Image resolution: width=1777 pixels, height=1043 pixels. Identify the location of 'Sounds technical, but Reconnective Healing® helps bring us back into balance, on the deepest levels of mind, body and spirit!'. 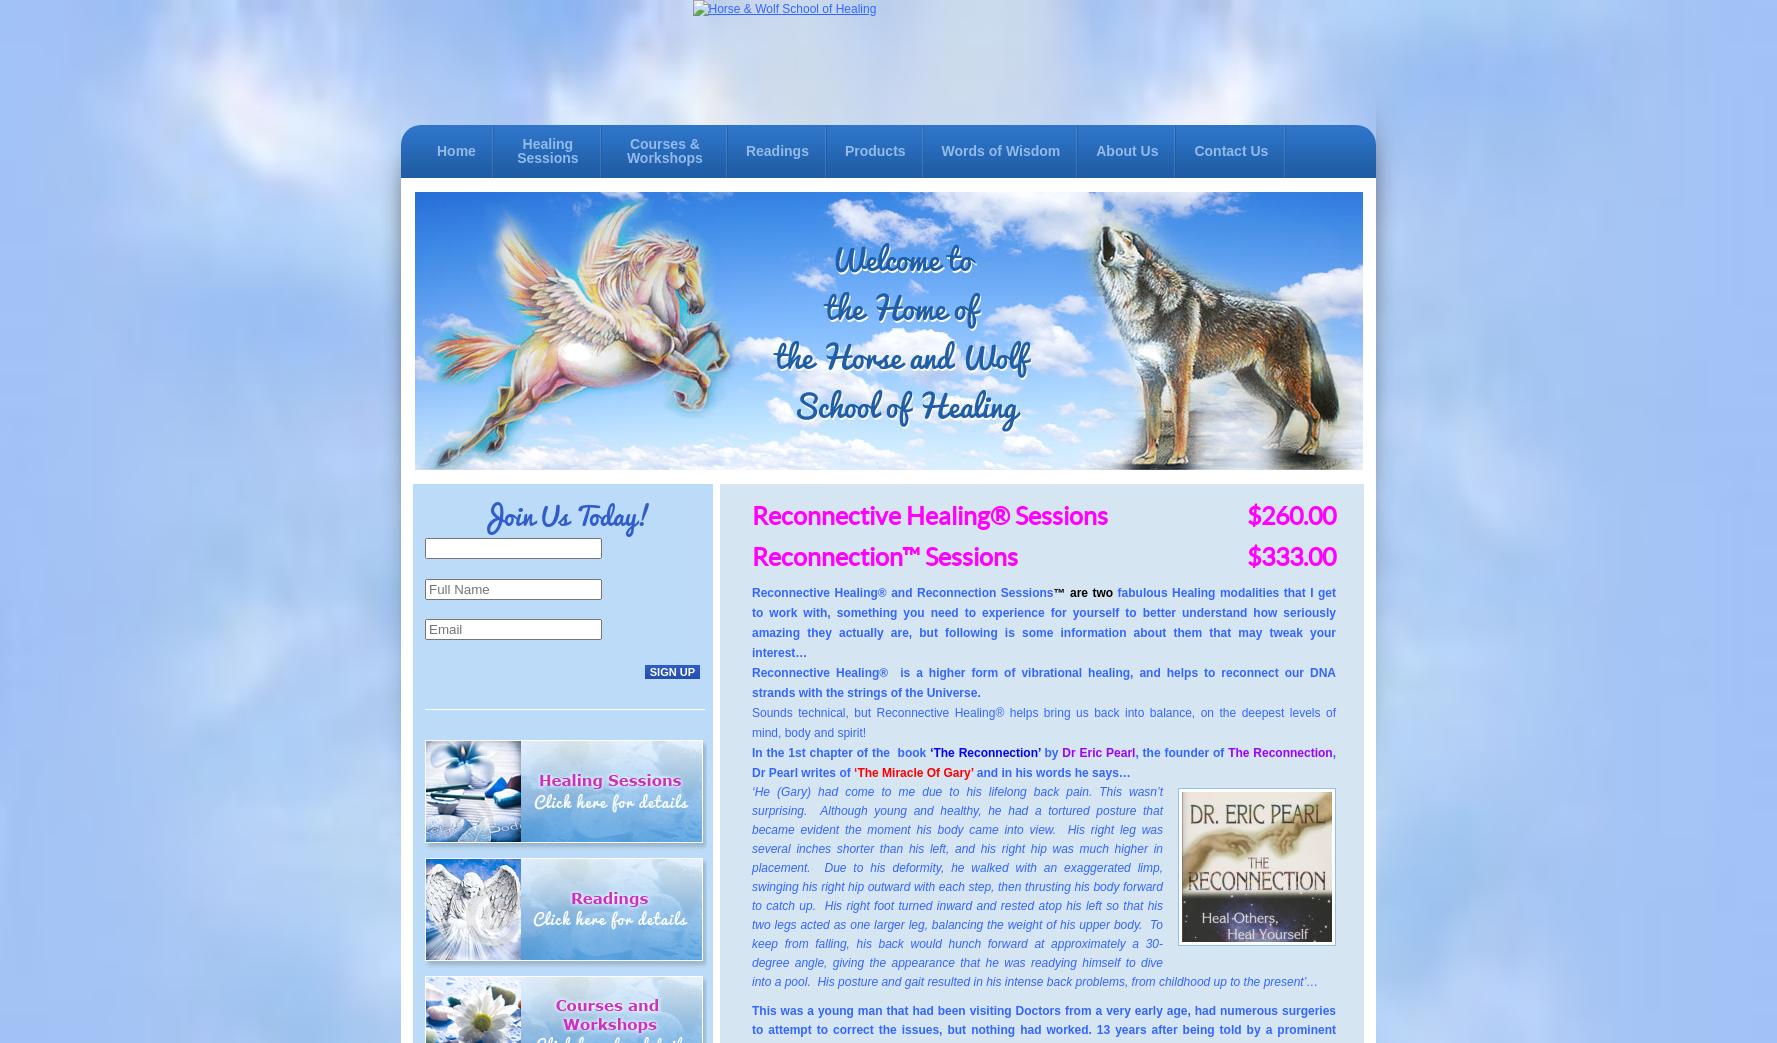
(751, 723).